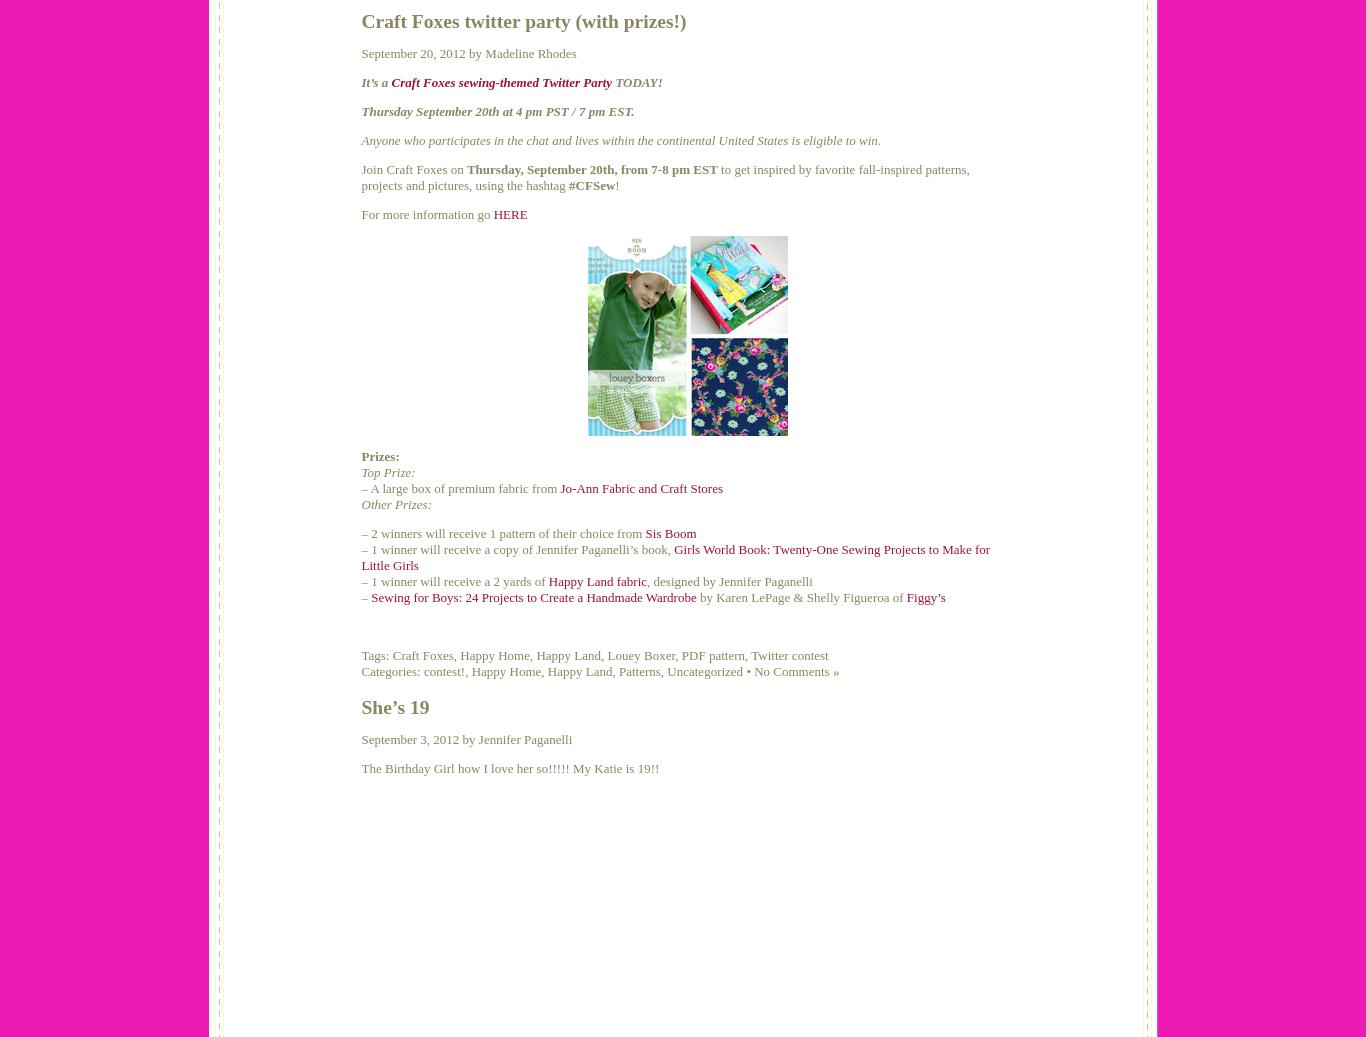 This screenshot has width=1366, height=1037. Describe the element at coordinates (523, 20) in the screenshot. I see `'Craft Foxes twitter party (with prizes!)'` at that location.